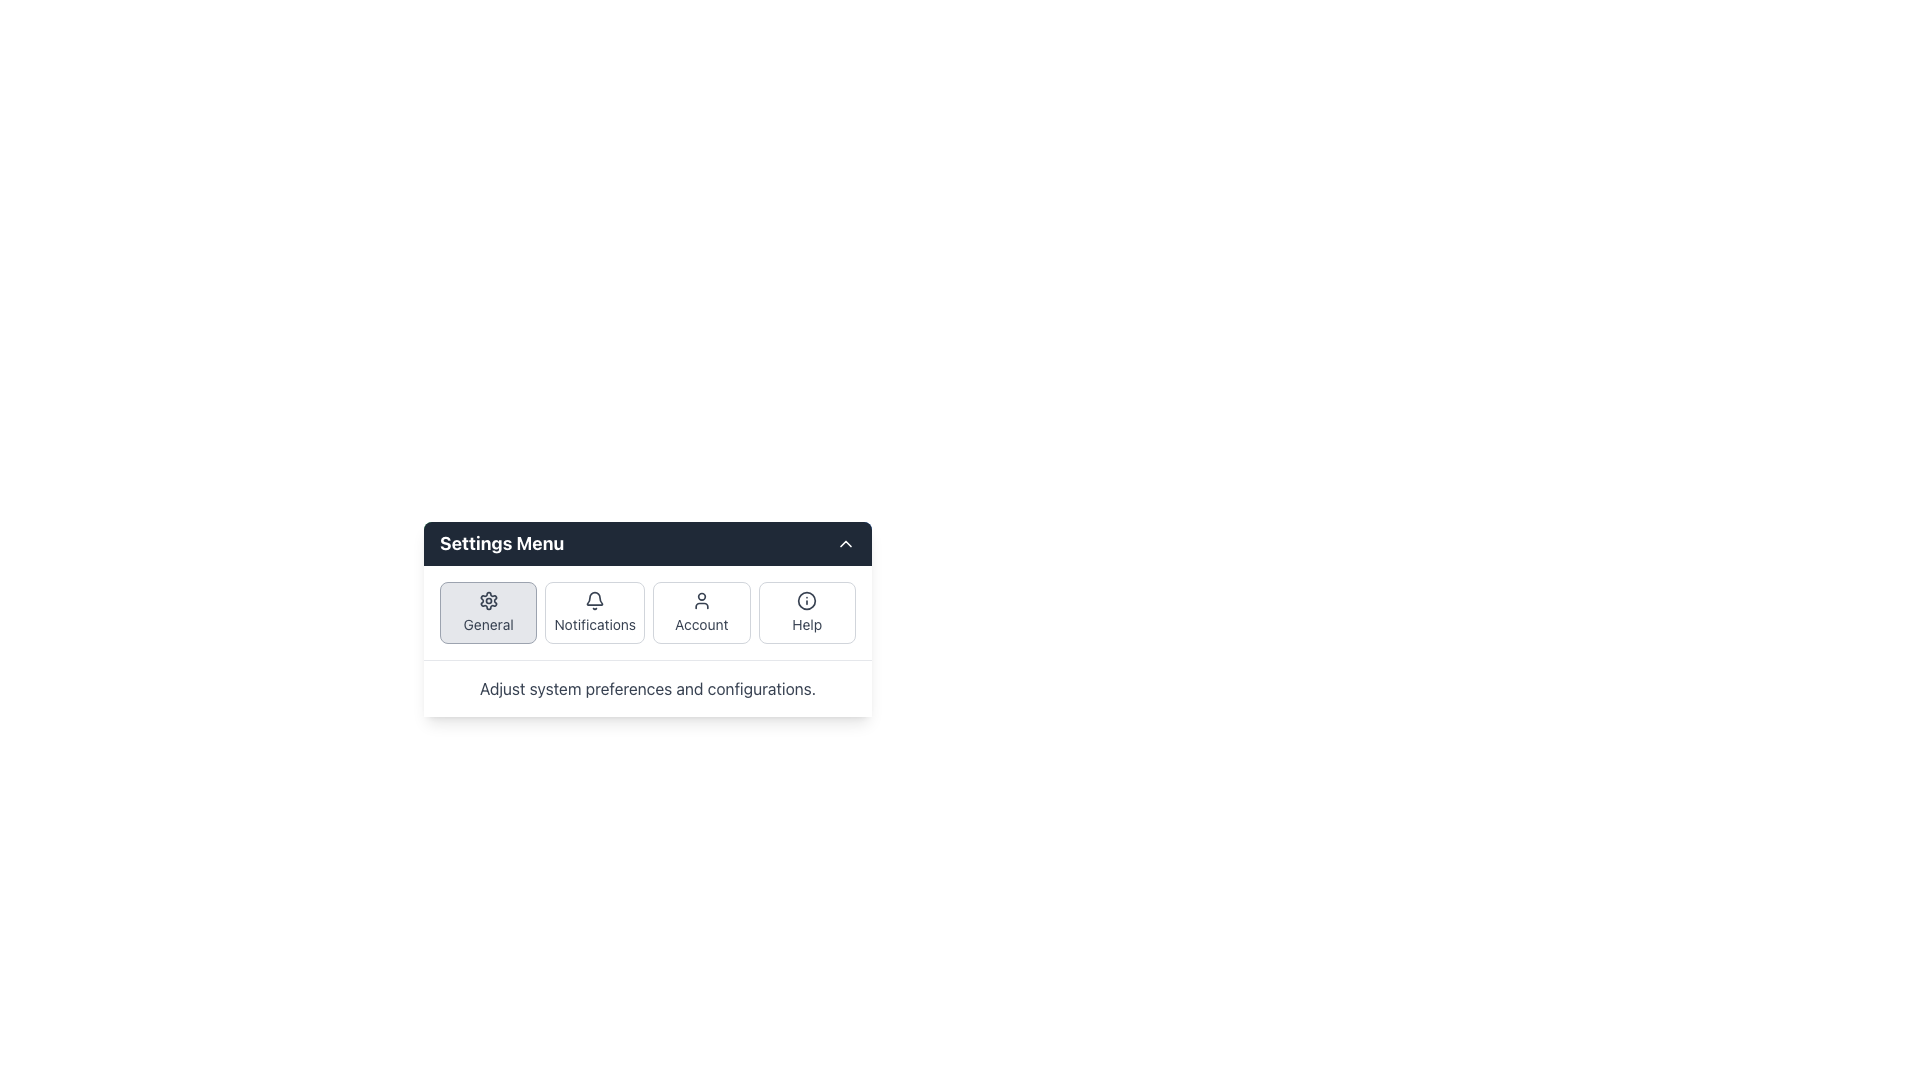  I want to click on the General settings button located below the 'Settings Menu' header, which is the first option in a row of four buttons, so click(488, 612).